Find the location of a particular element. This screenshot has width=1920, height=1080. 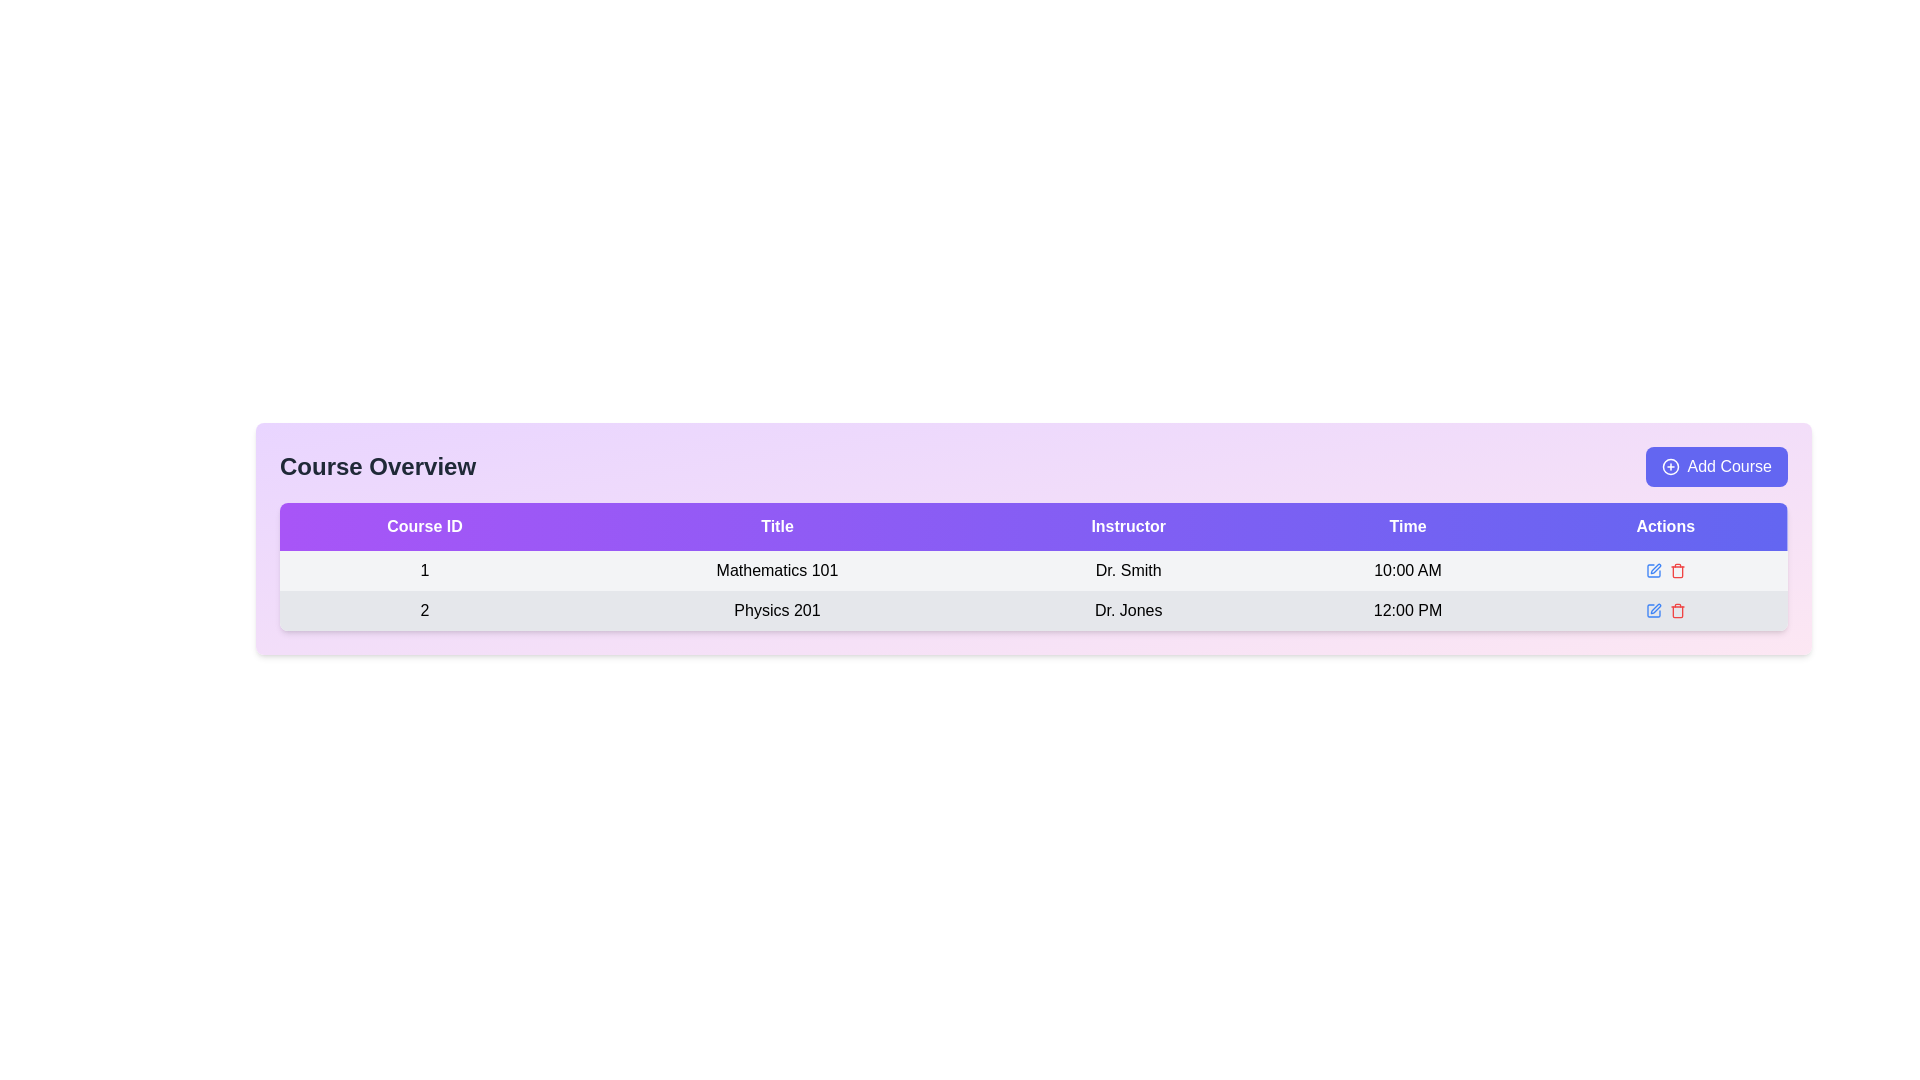

the 'Edit' icon located in the 'Actions' column of the second row of the table is located at coordinates (1655, 608).